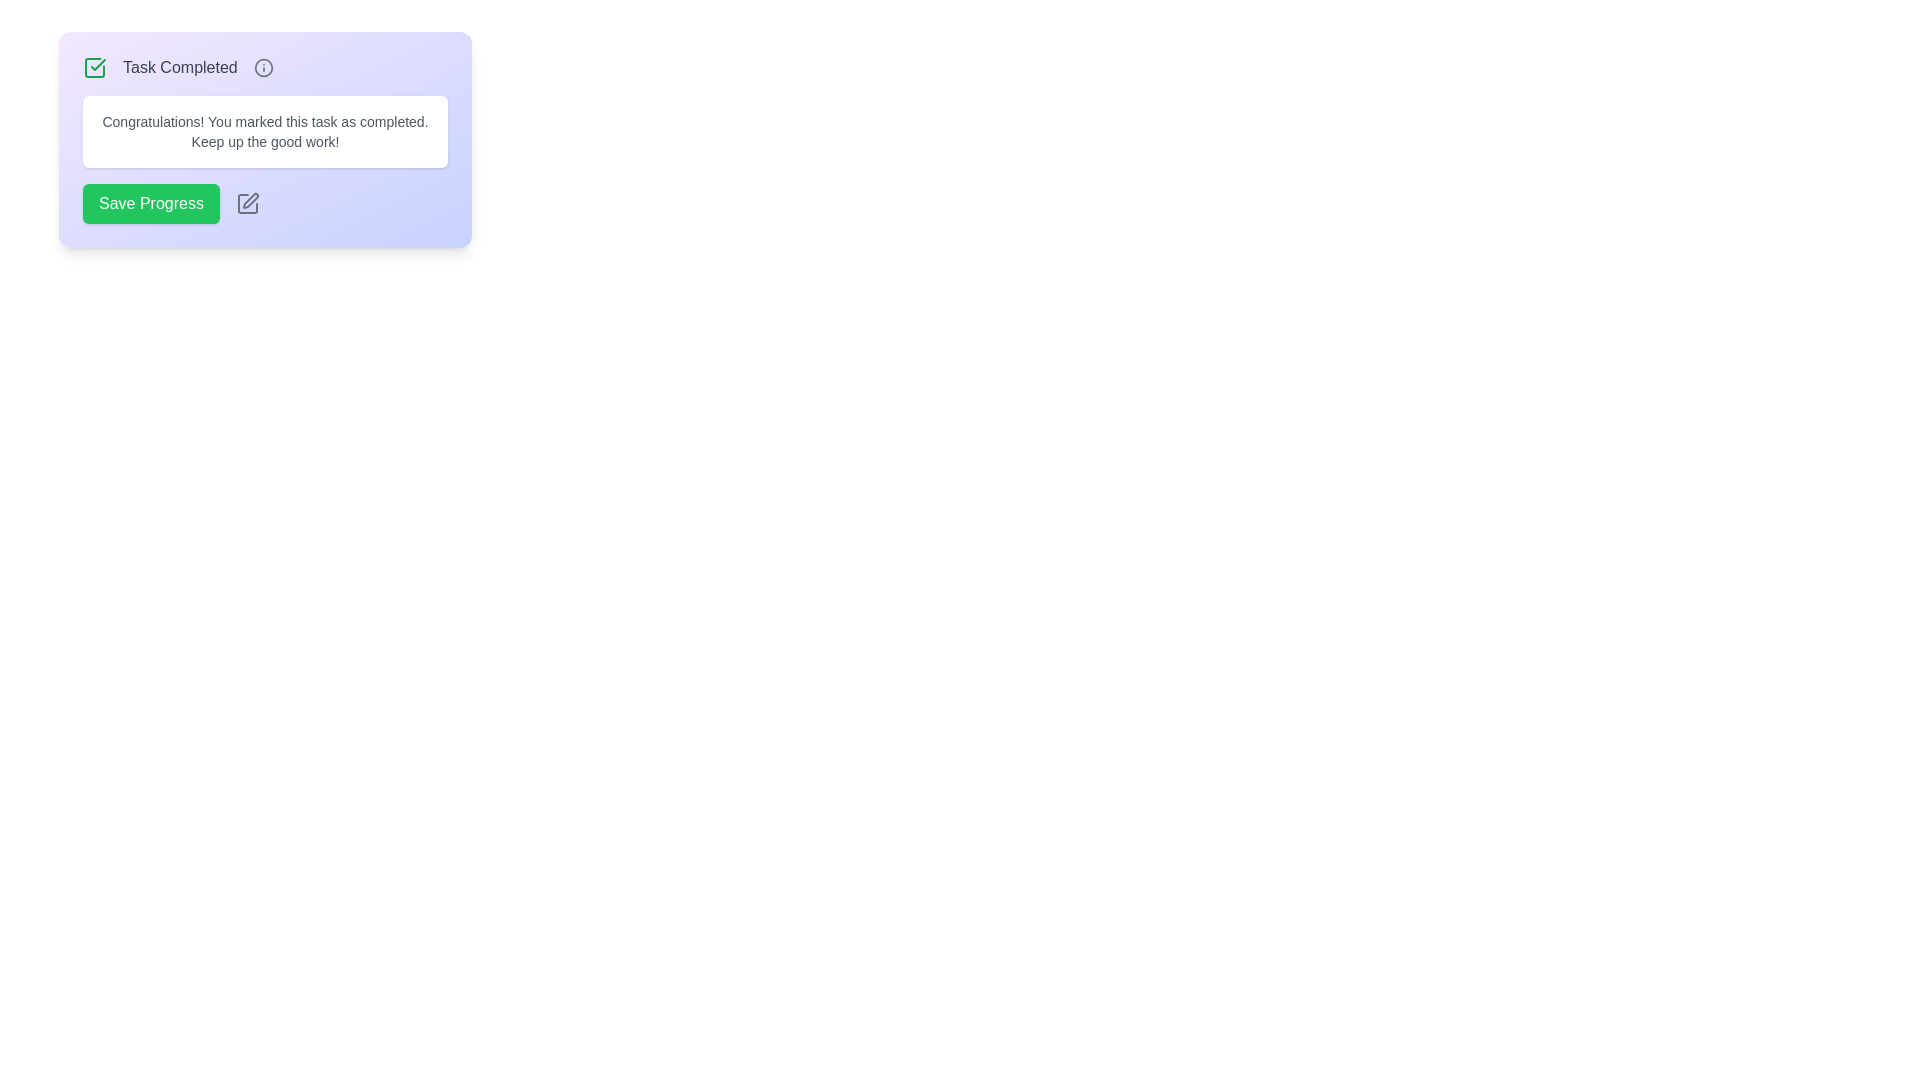 The image size is (1920, 1080). I want to click on the Status summary section which contains a green check icon on the left, gray text 'Task Completed' in the center, and an info icon on the right, located at the top of the interface, so click(264, 67).